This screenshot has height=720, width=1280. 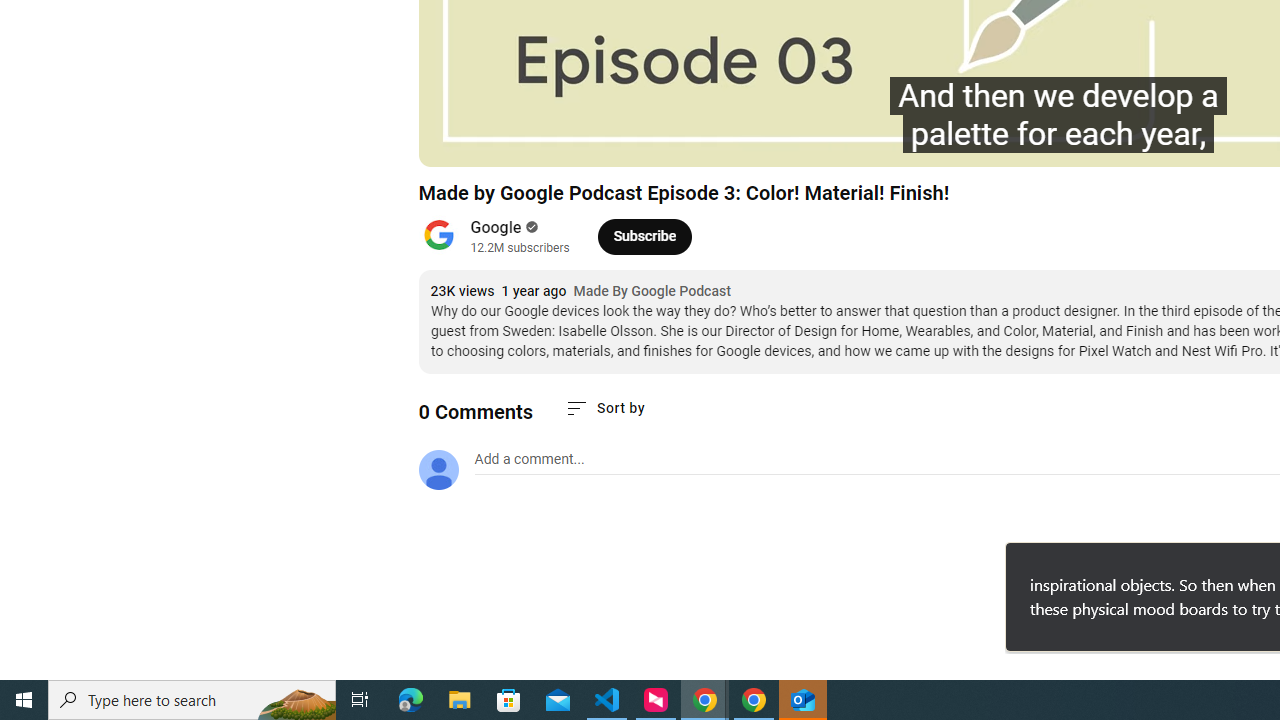 What do you see at coordinates (530, 226) in the screenshot?
I see `'Verified'` at bounding box center [530, 226].